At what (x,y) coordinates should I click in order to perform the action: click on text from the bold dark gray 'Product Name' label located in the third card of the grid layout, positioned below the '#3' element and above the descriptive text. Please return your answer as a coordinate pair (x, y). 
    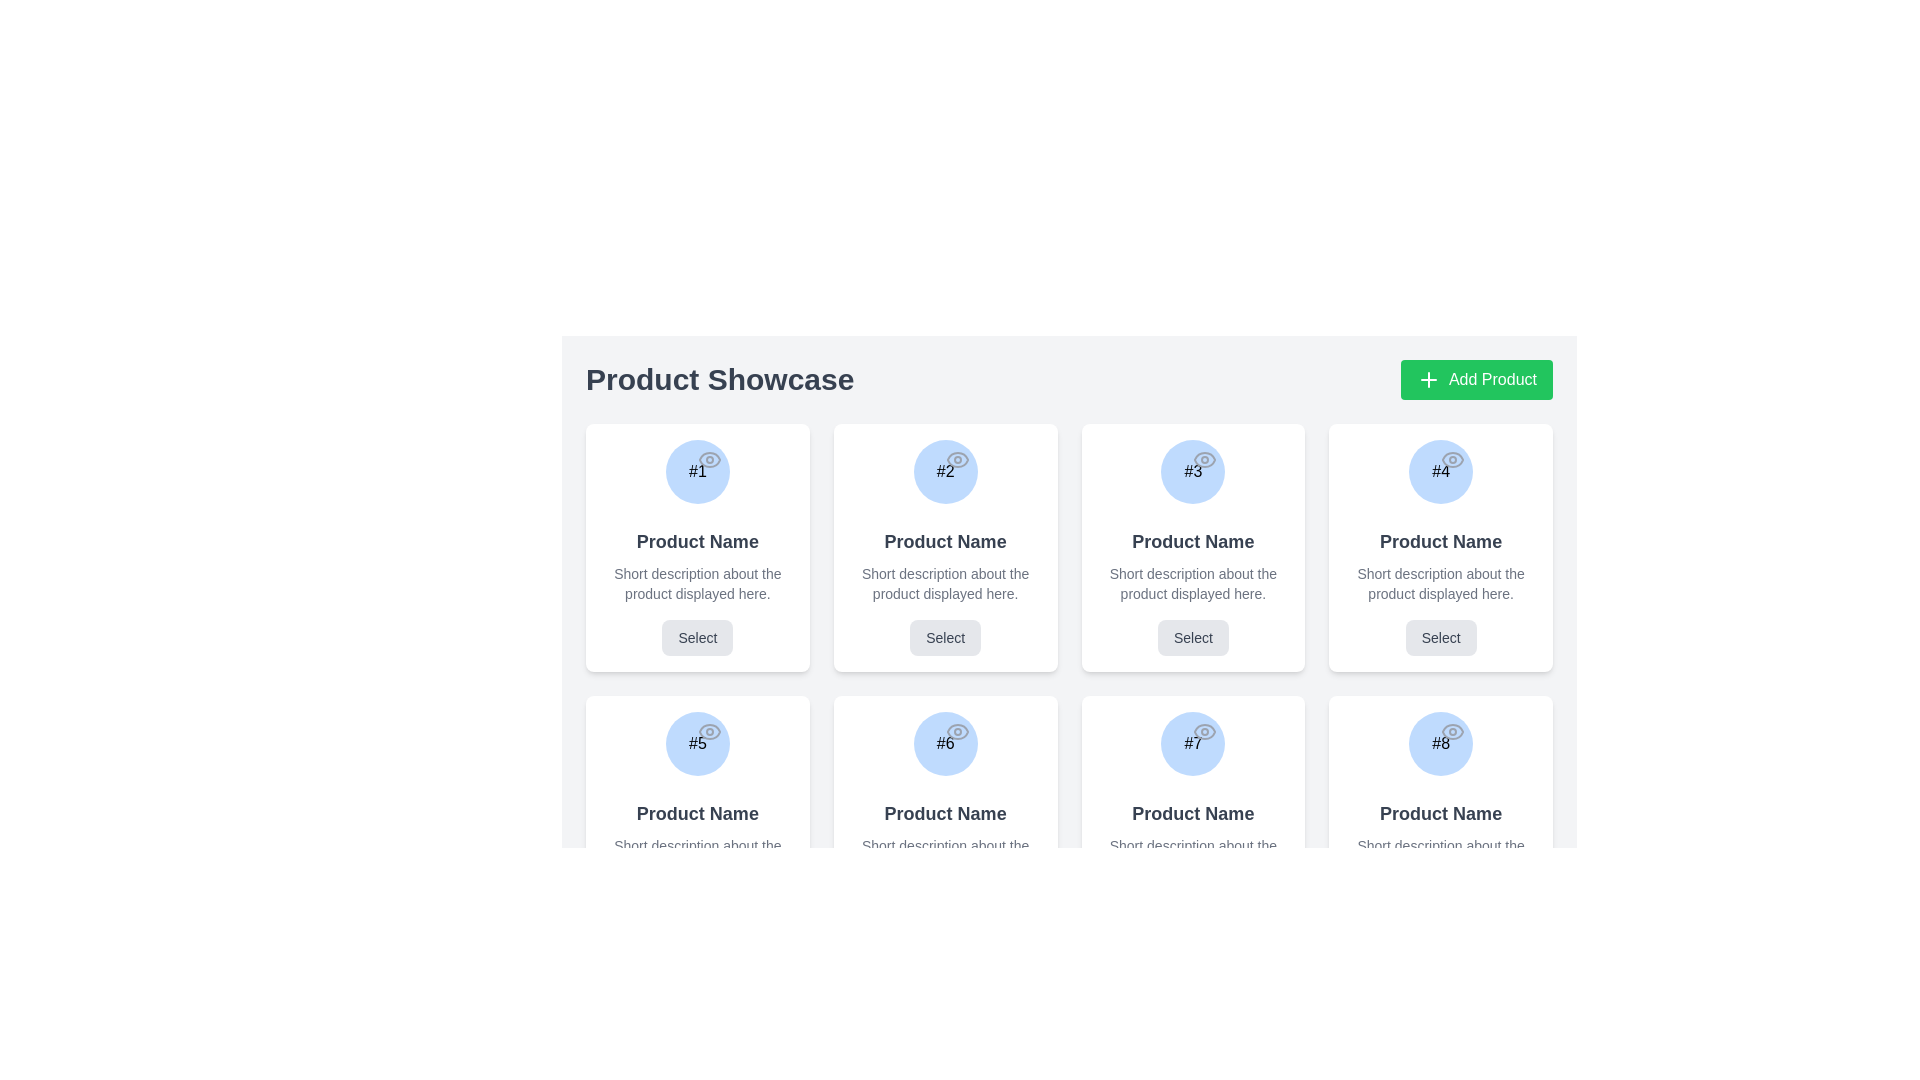
    Looking at the image, I should click on (1193, 542).